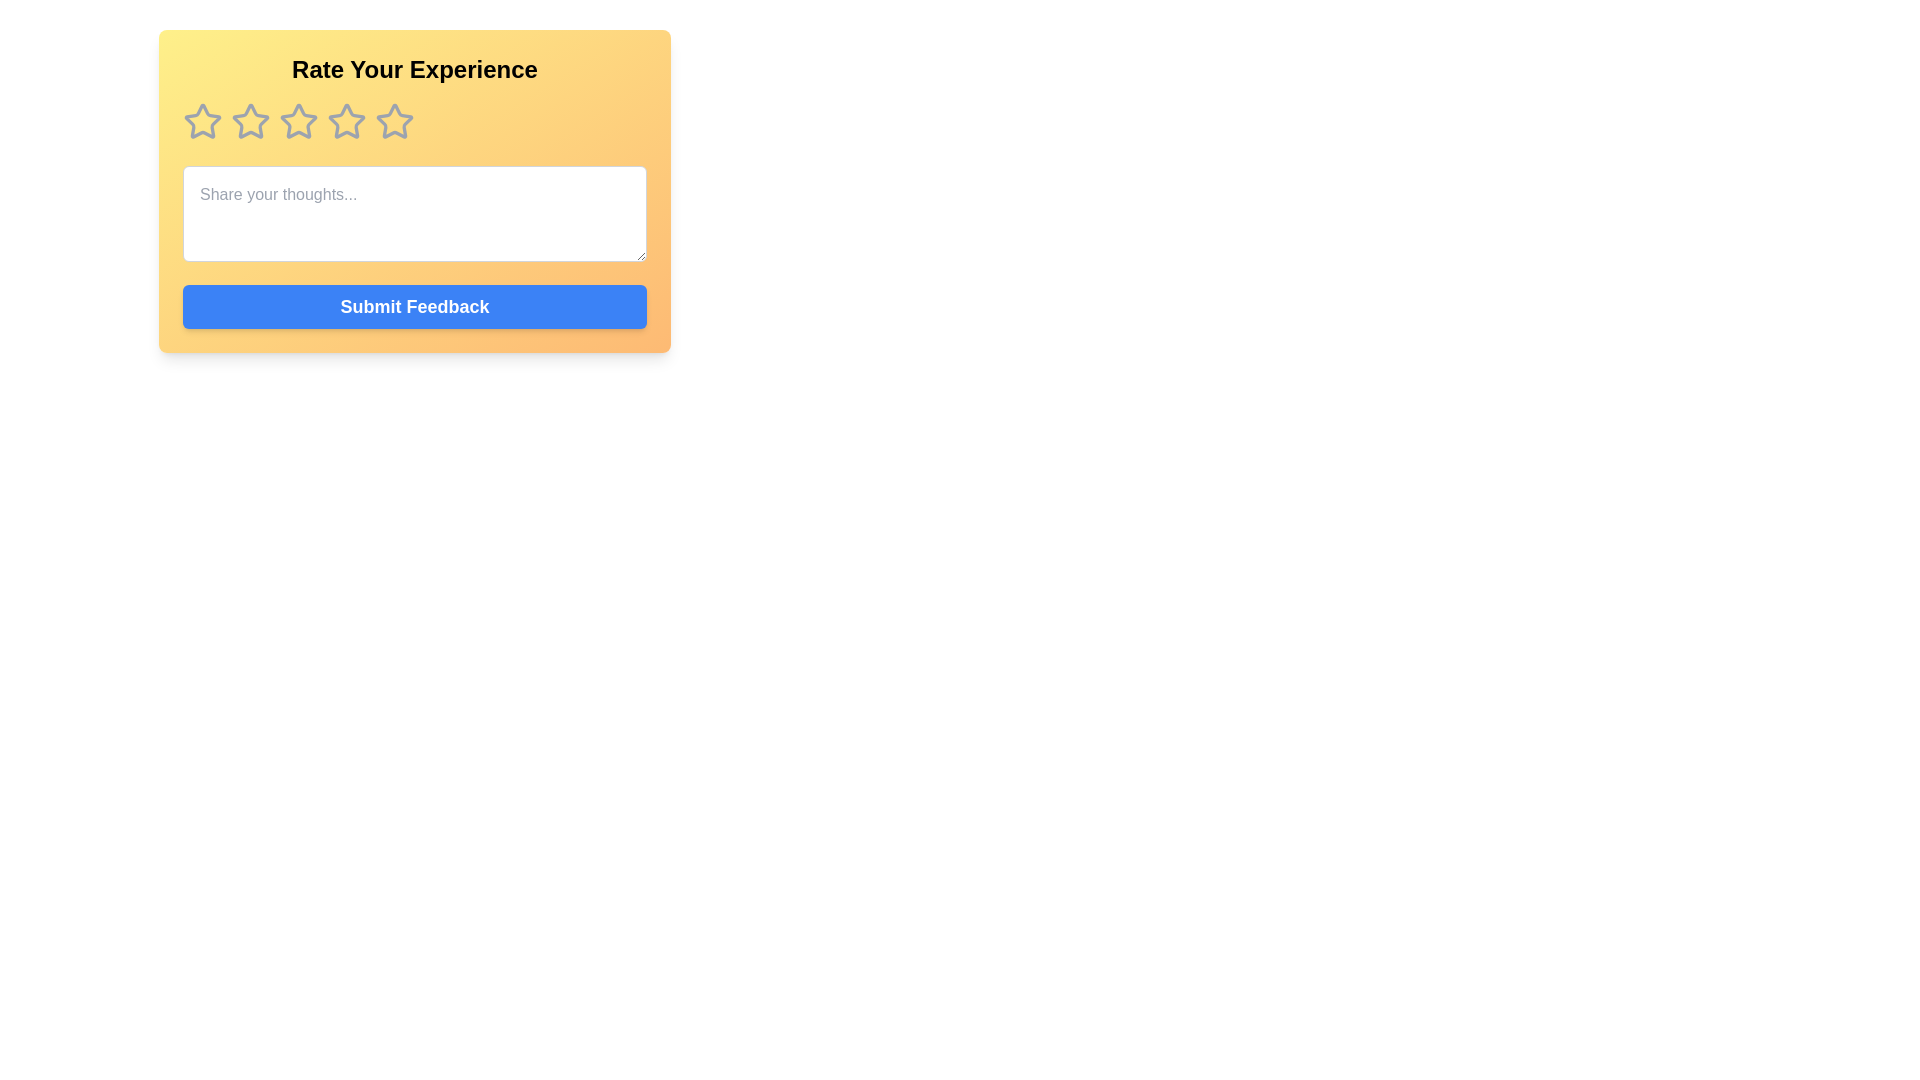 This screenshot has height=1080, width=1920. I want to click on the fifth star-shaped rating icon with a hollow middle and gray border, located within the feedback section that has an orange background, so click(394, 122).